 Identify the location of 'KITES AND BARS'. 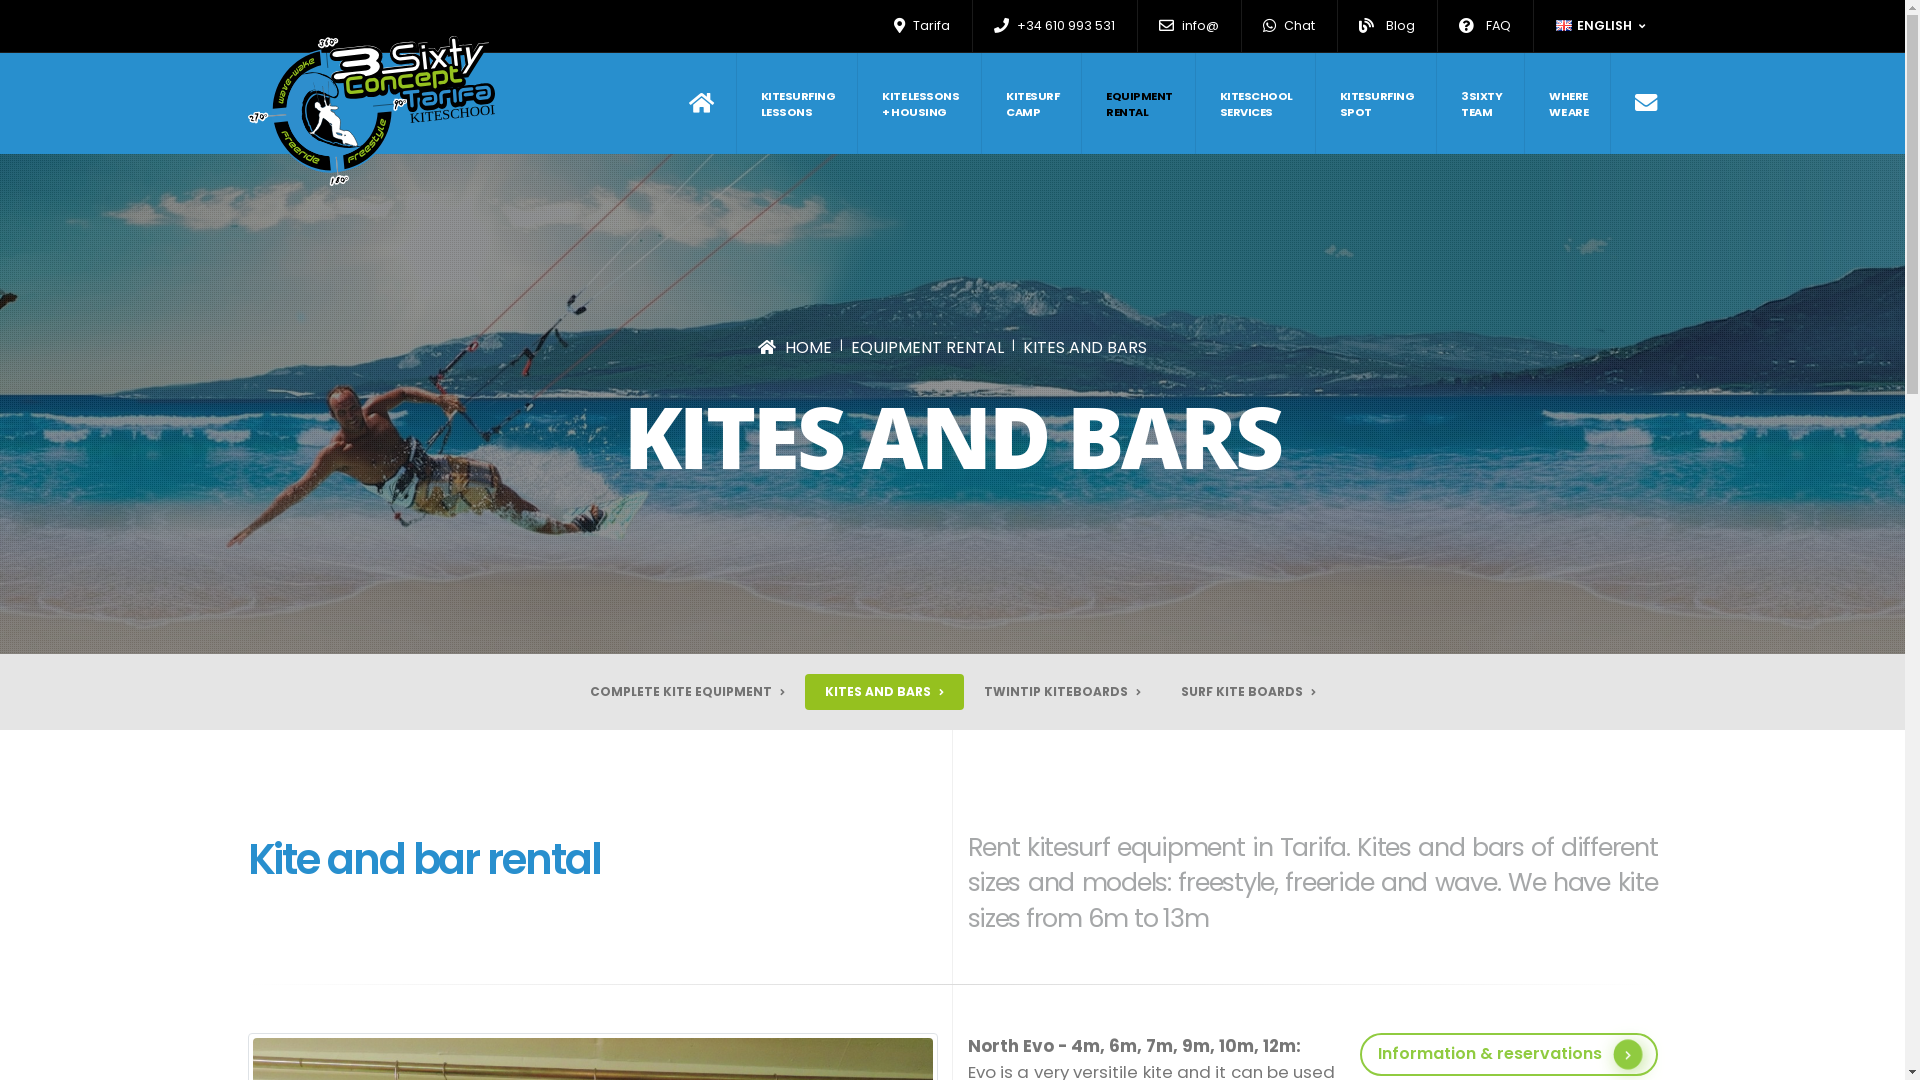
(1083, 346).